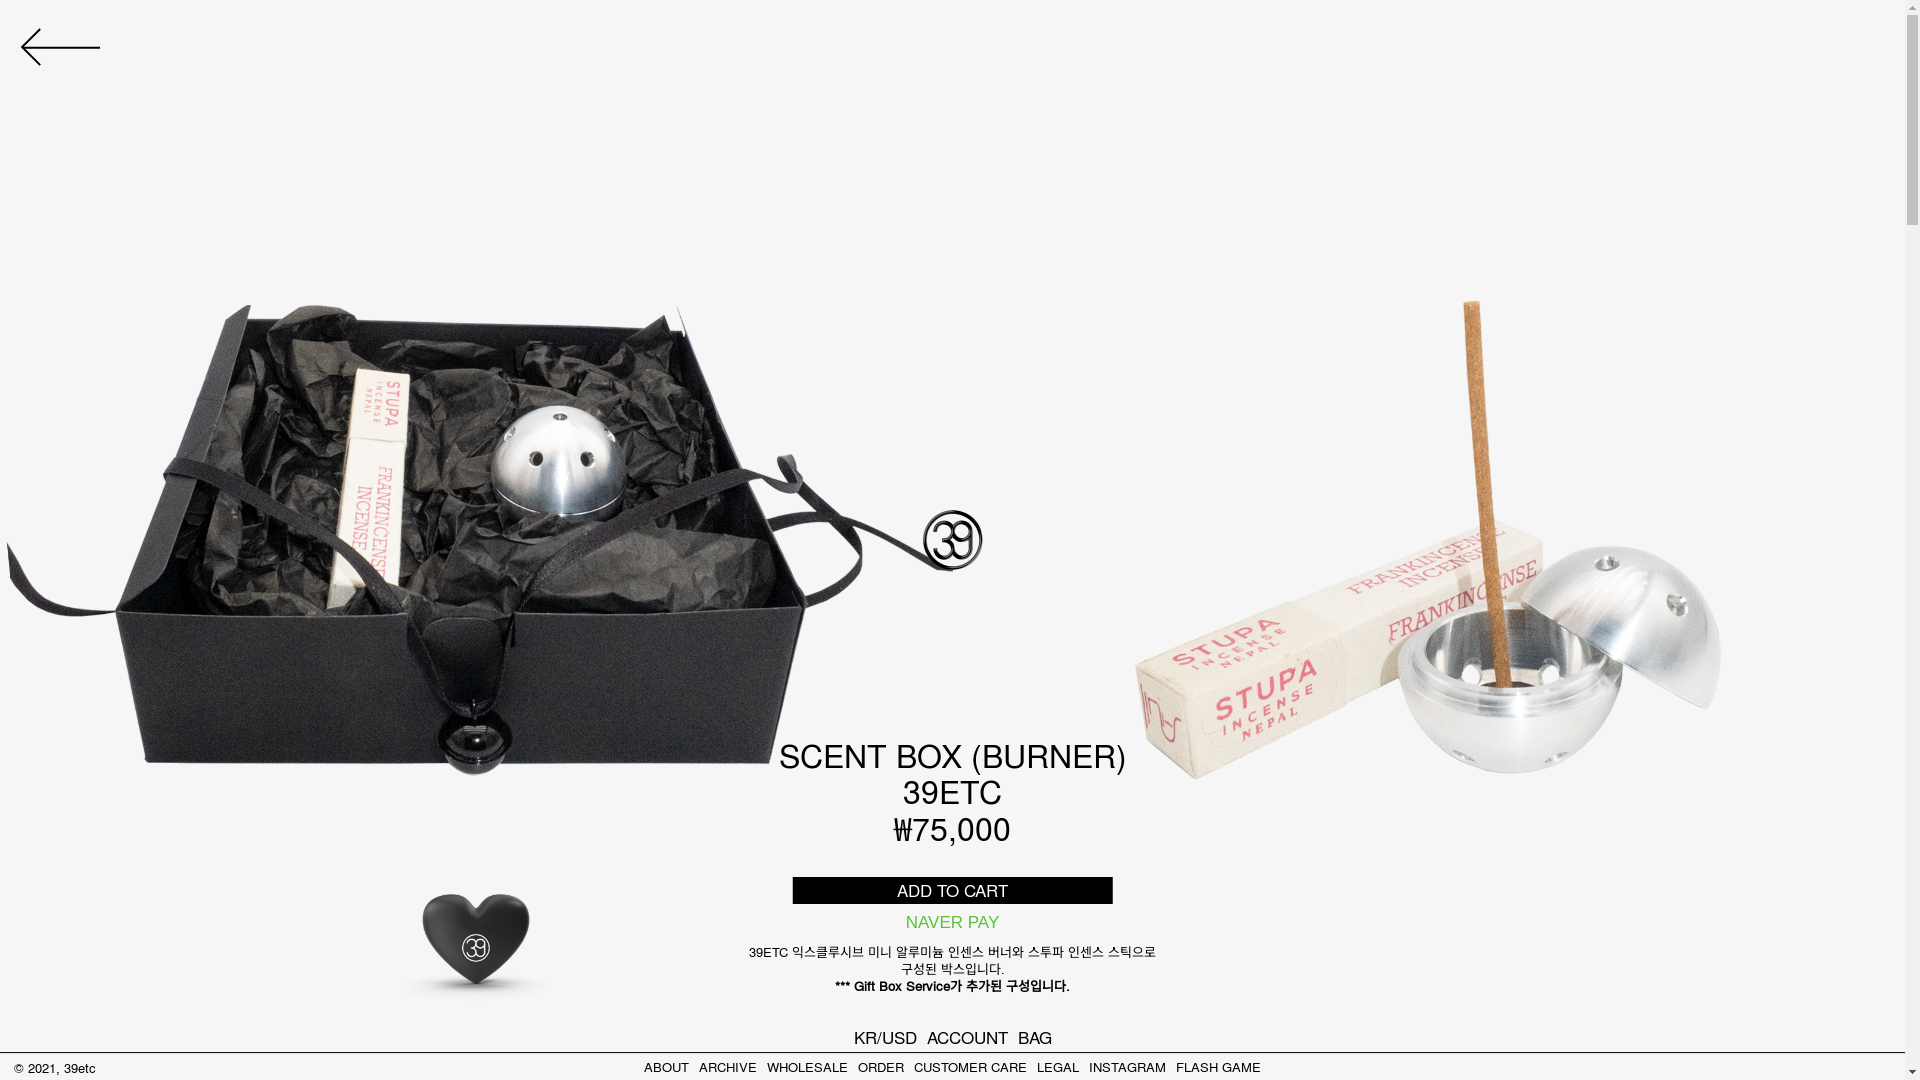 This screenshot has width=1920, height=1080. Describe the element at coordinates (970, 1065) in the screenshot. I see `'CUSTOMER CARE'` at that location.